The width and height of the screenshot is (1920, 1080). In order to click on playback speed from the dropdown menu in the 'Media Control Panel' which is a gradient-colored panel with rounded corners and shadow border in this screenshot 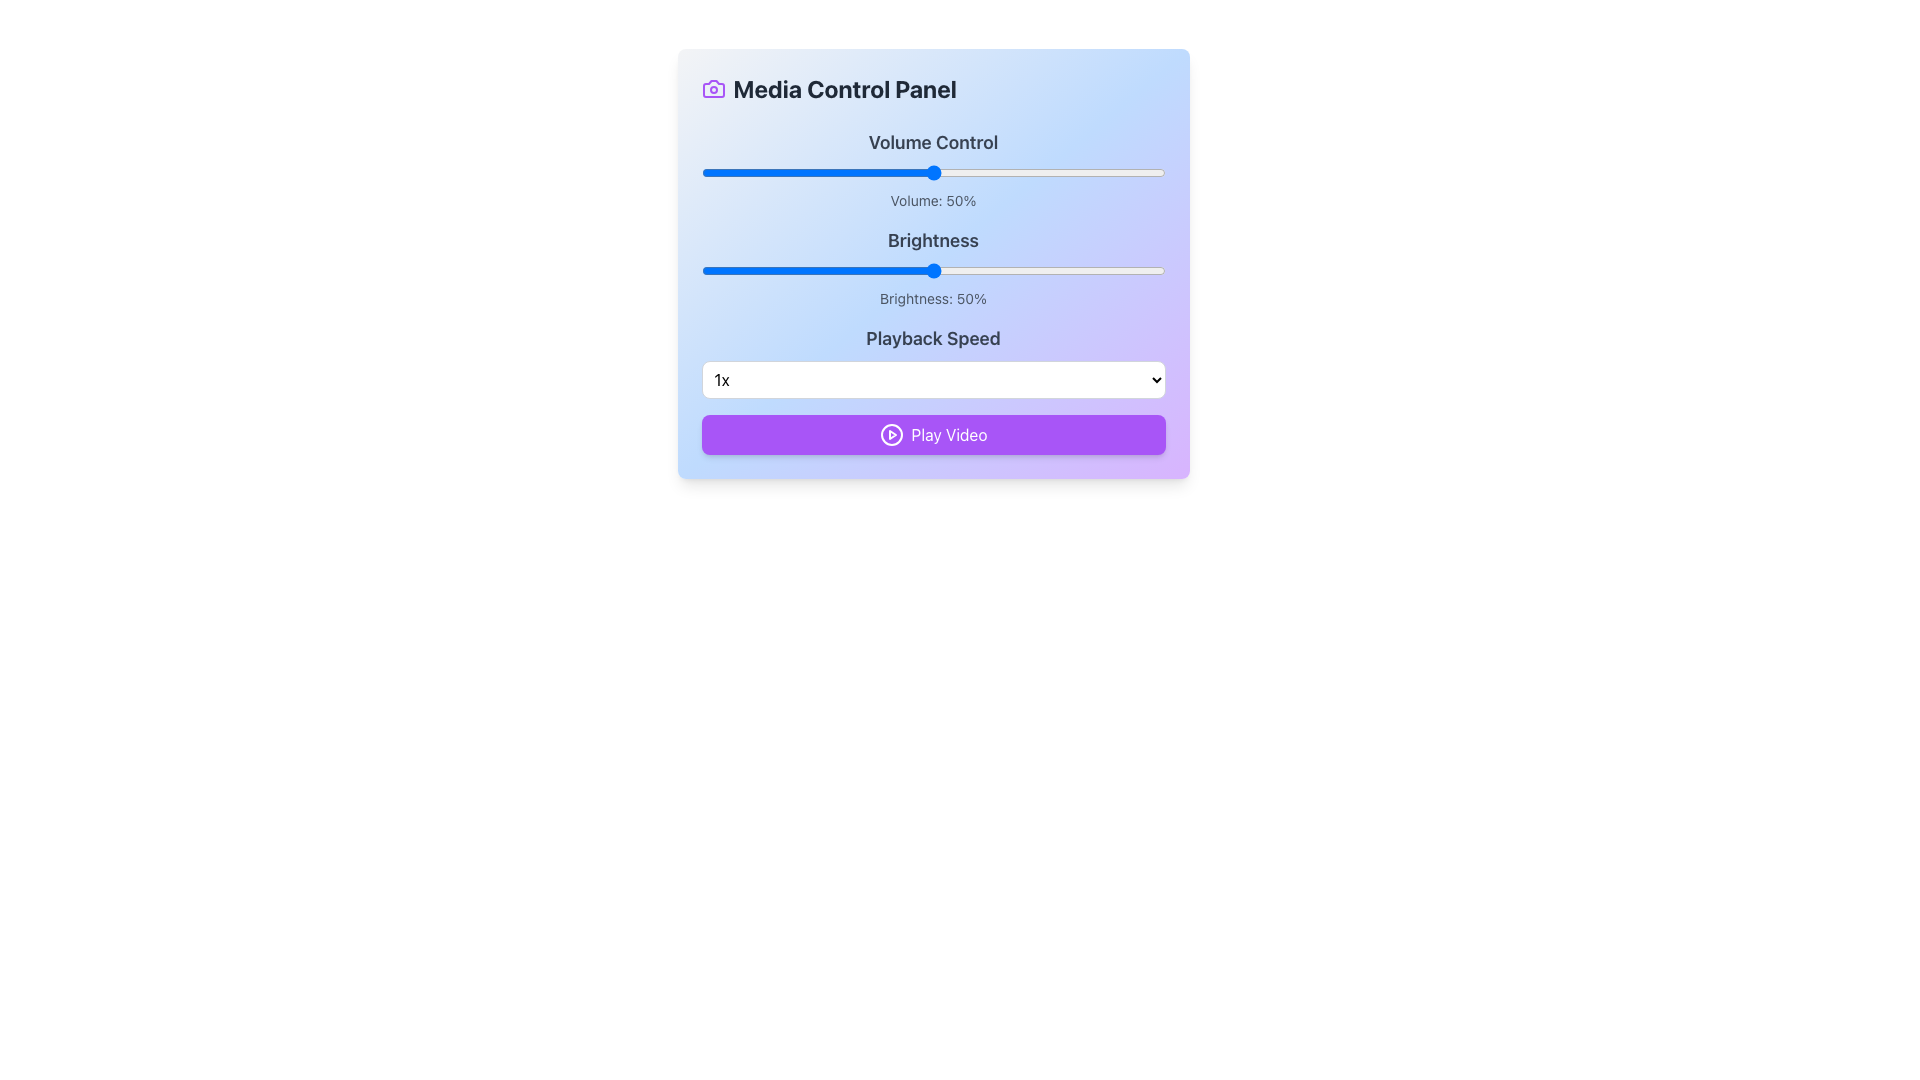, I will do `click(932, 262)`.